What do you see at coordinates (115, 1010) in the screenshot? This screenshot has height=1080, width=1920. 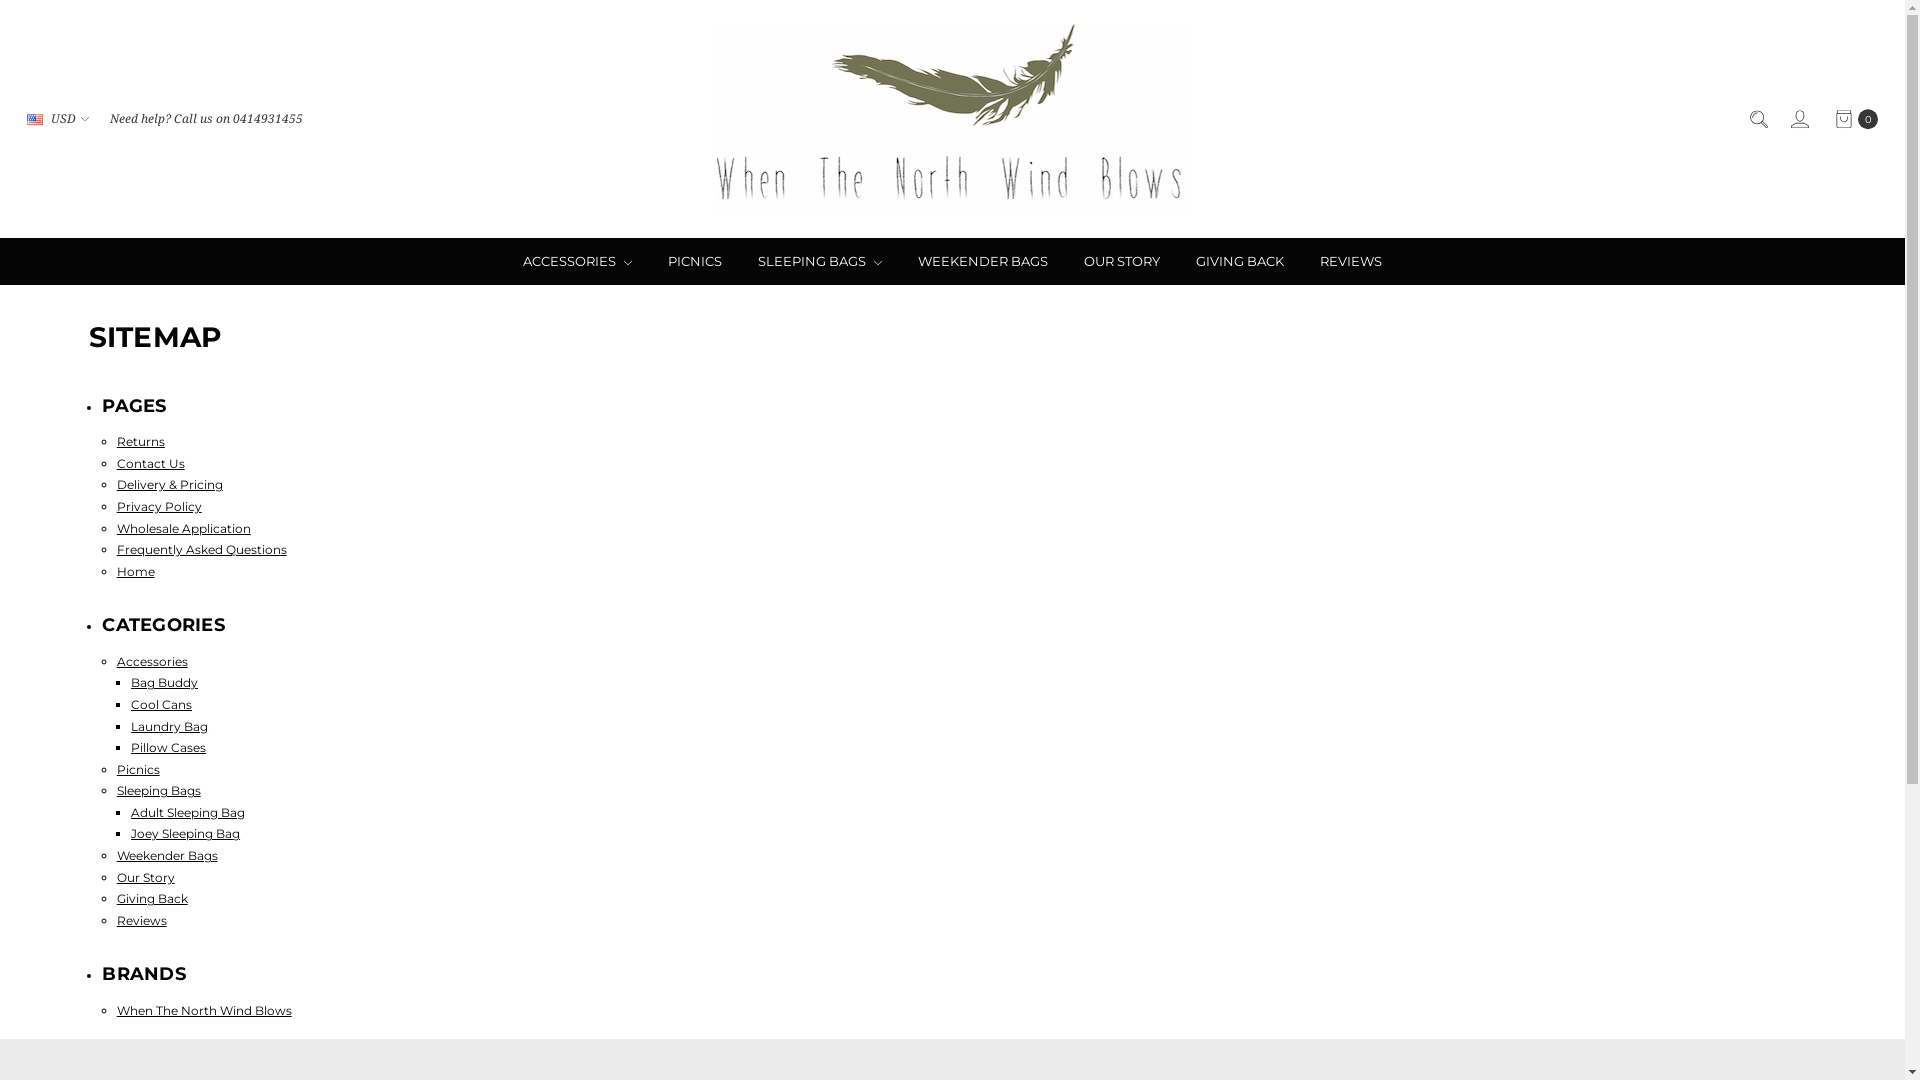 I see `'When The North Wind Blows'` at bounding box center [115, 1010].